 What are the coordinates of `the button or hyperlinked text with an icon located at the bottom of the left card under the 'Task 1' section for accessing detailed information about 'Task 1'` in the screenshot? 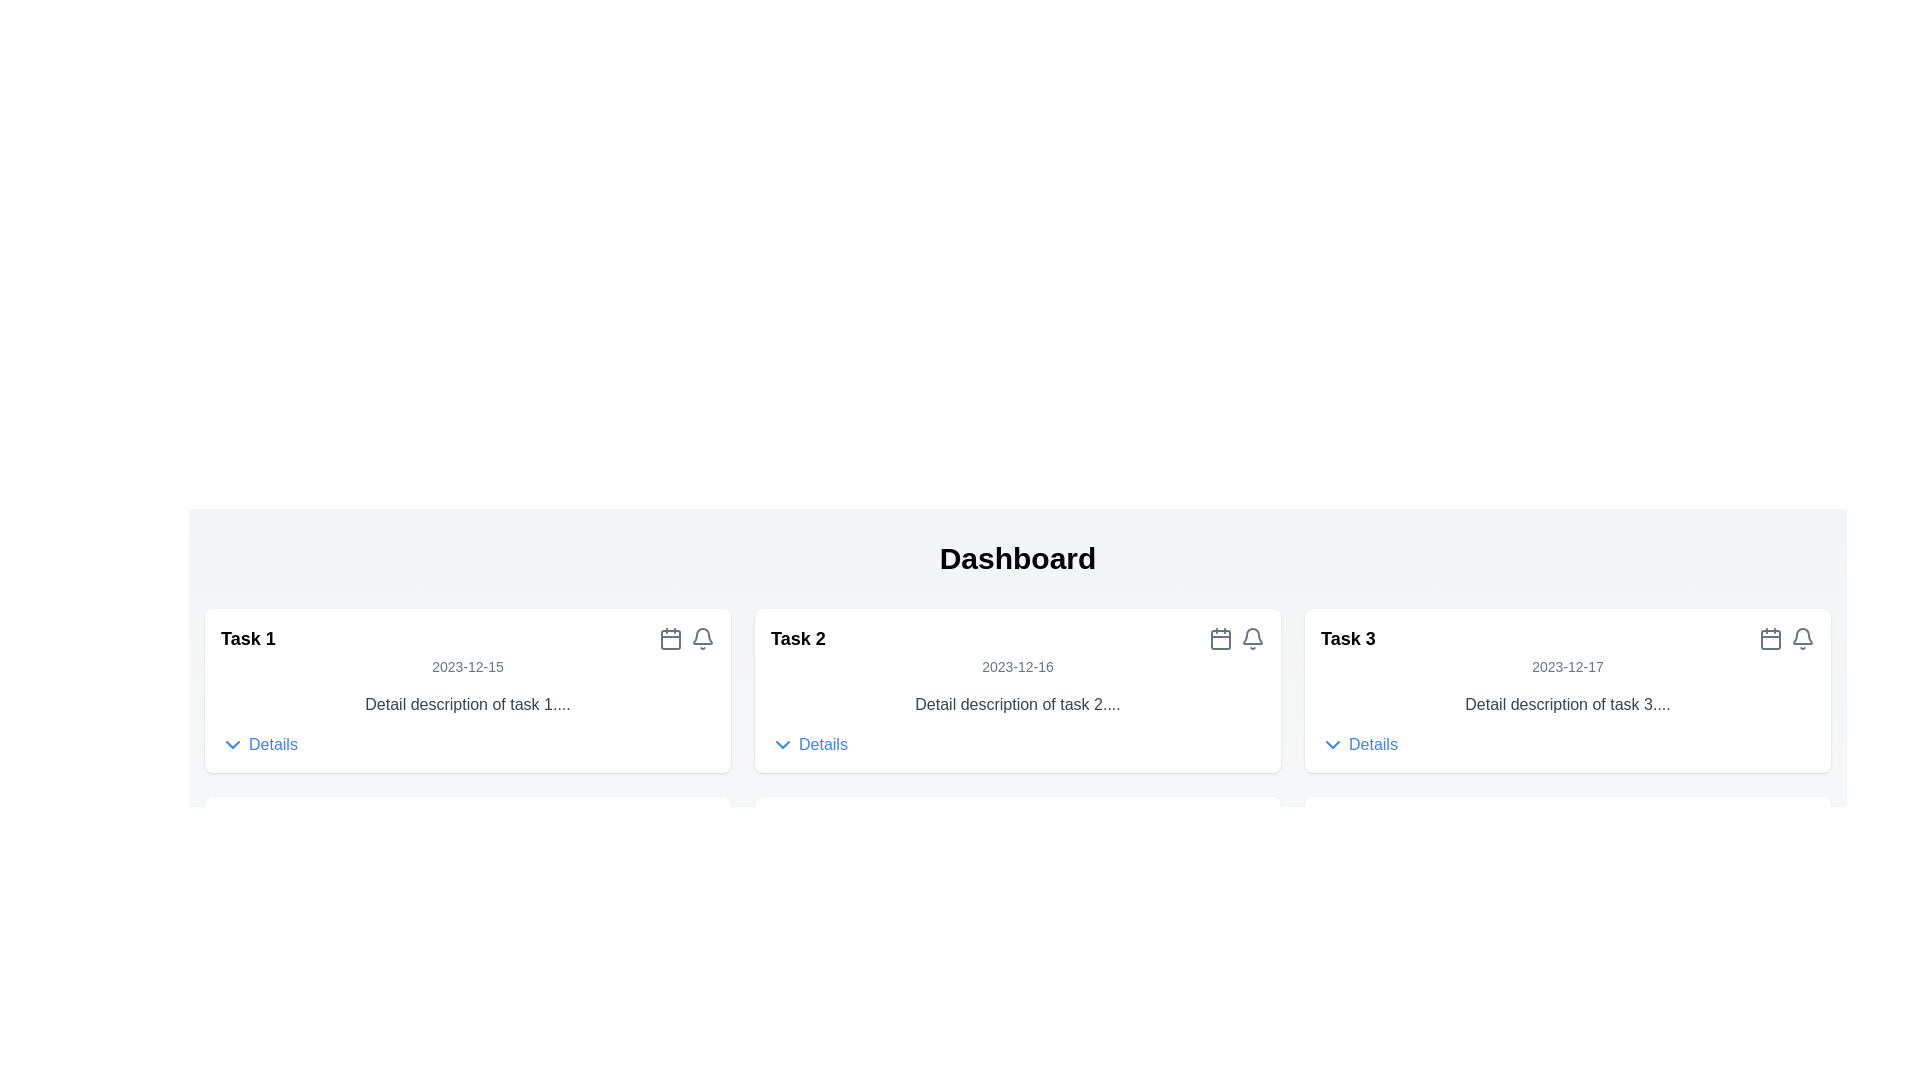 It's located at (258, 744).